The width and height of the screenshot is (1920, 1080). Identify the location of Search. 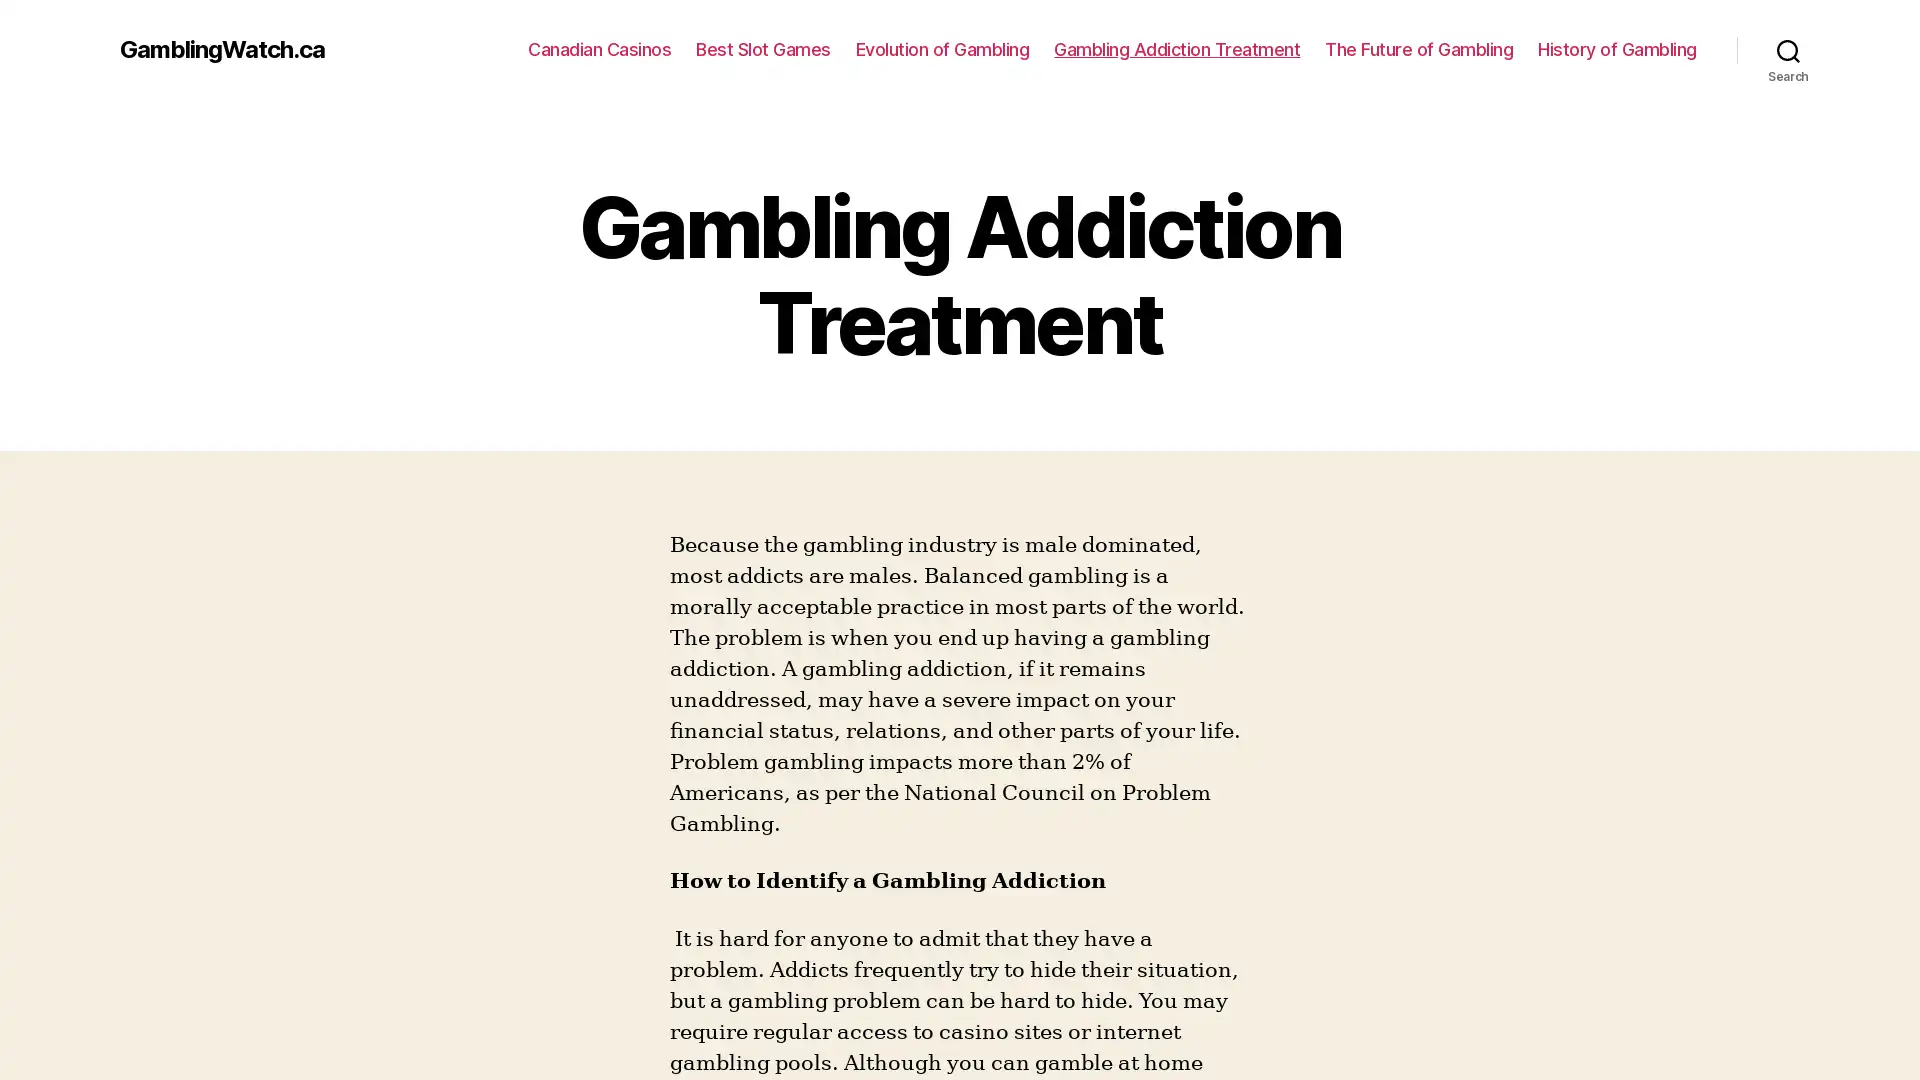
(1788, 49).